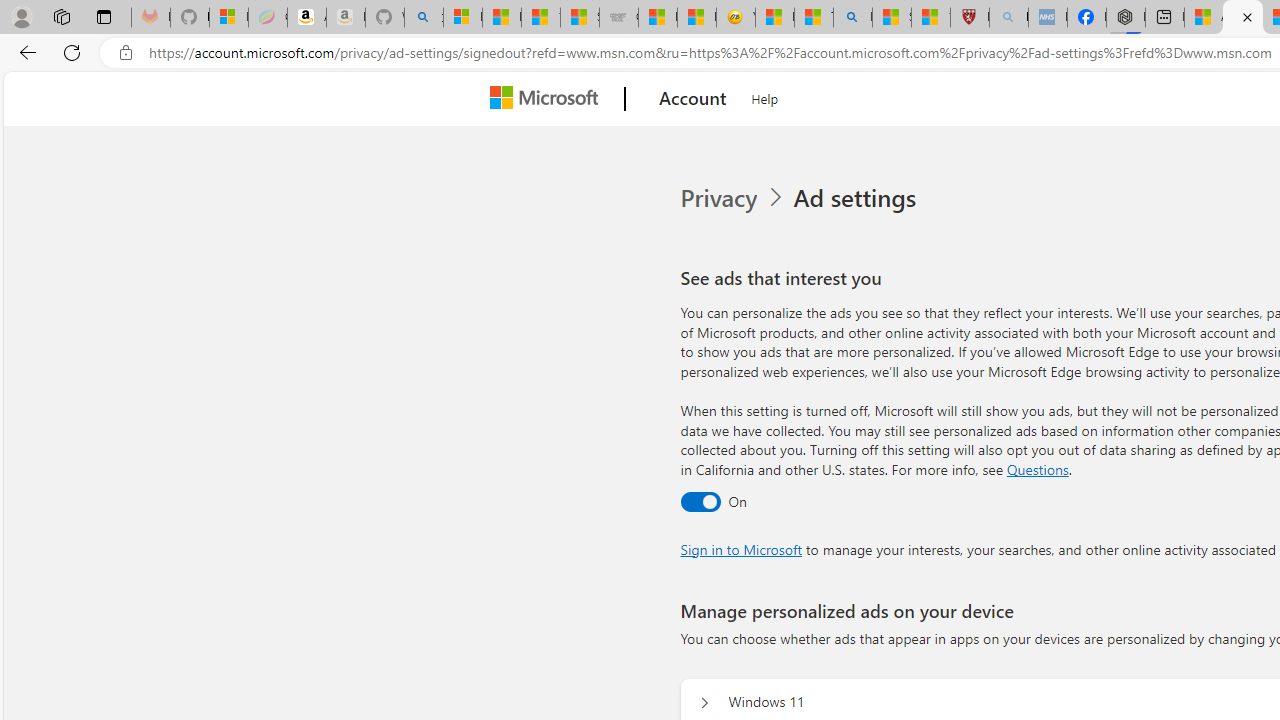  What do you see at coordinates (548, 99) in the screenshot?
I see `'Microsoft'` at bounding box center [548, 99].